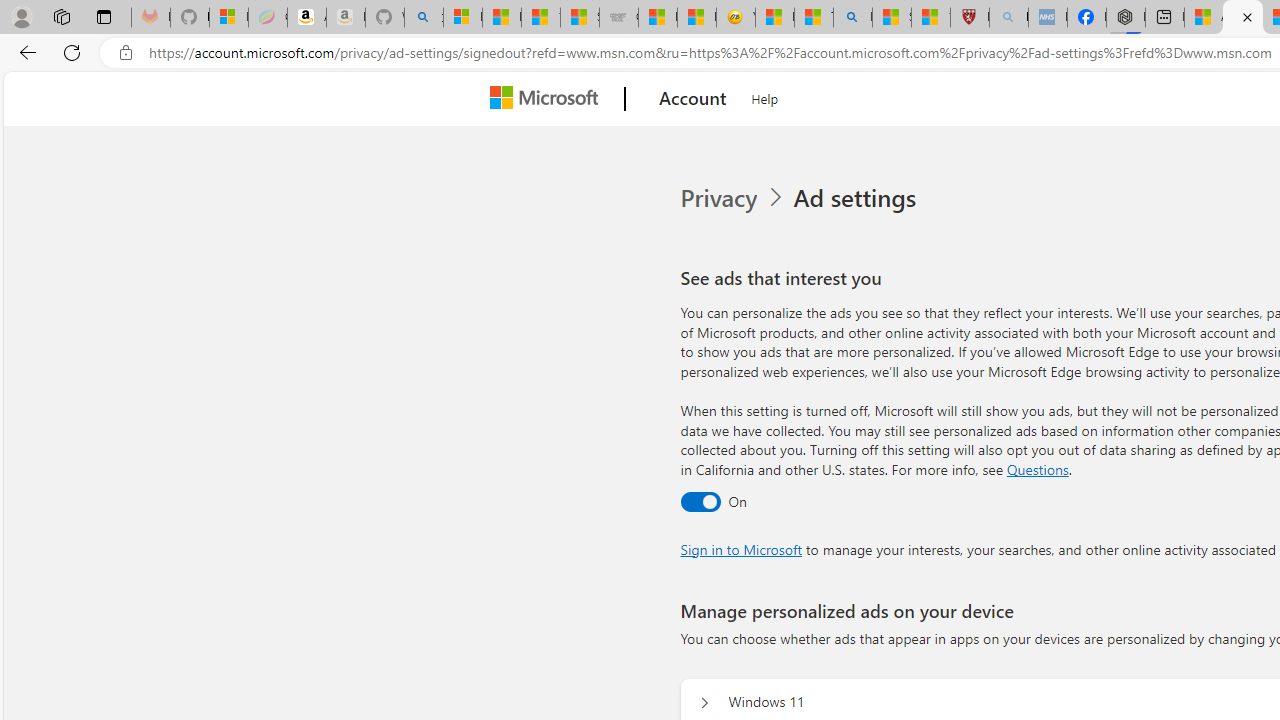  What do you see at coordinates (548, 99) in the screenshot?
I see `'Microsoft'` at bounding box center [548, 99].